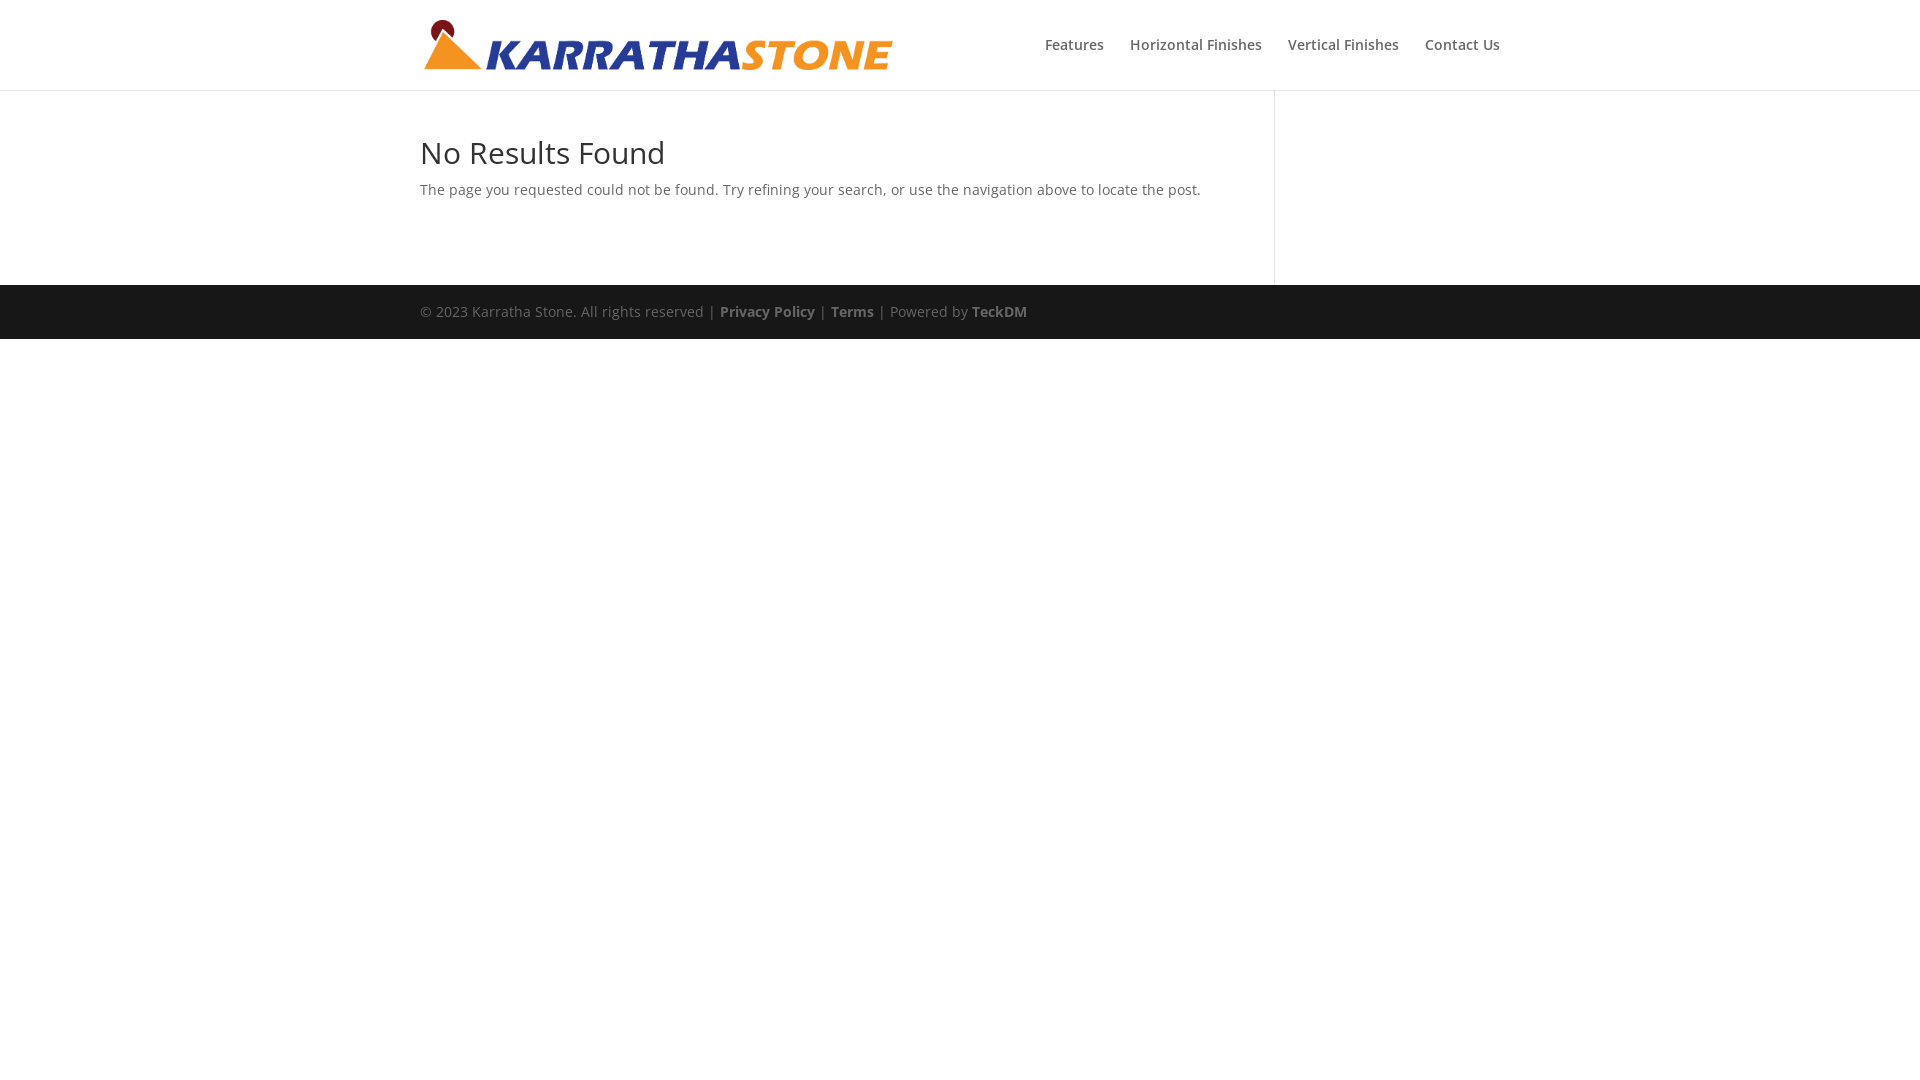  What do you see at coordinates (852, 311) in the screenshot?
I see `'Terms'` at bounding box center [852, 311].